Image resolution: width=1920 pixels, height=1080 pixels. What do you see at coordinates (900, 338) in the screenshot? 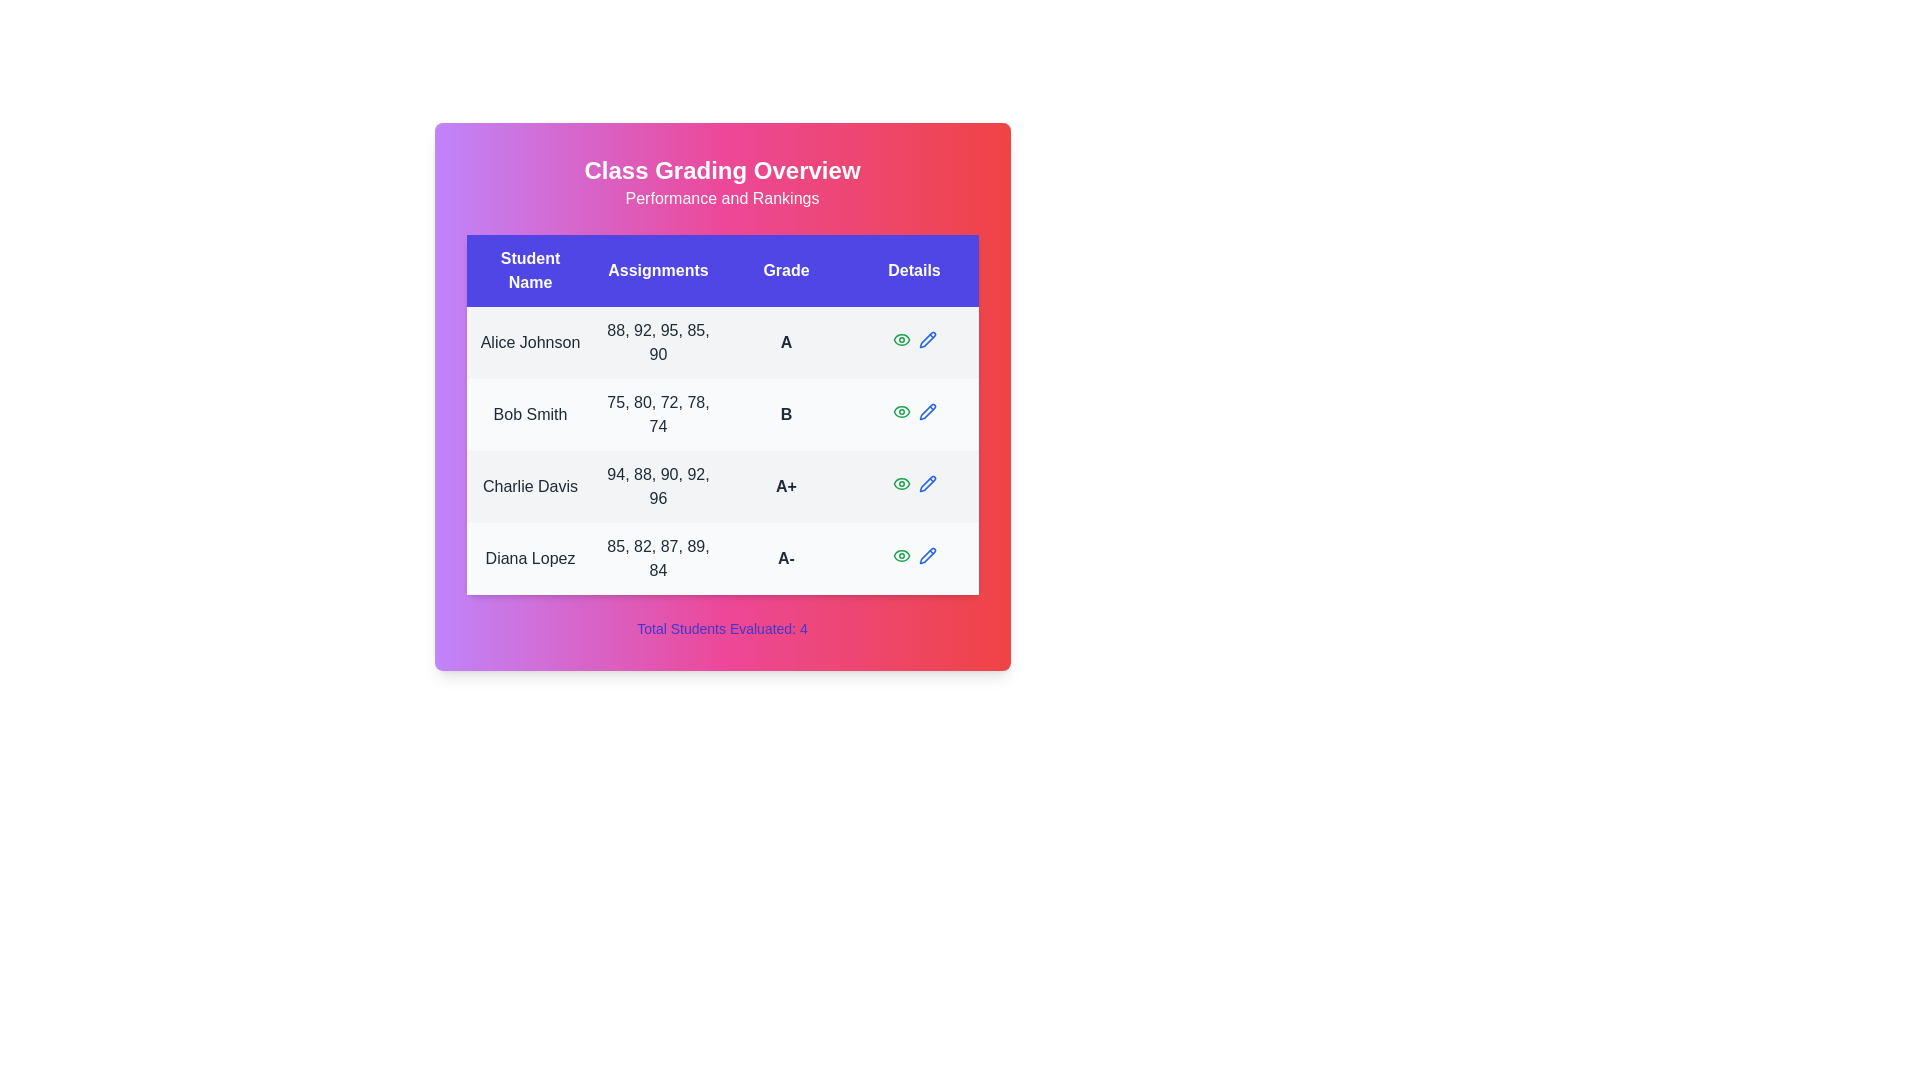
I see `eye icon for the student Alice Johnson to view detailed information` at bounding box center [900, 338].